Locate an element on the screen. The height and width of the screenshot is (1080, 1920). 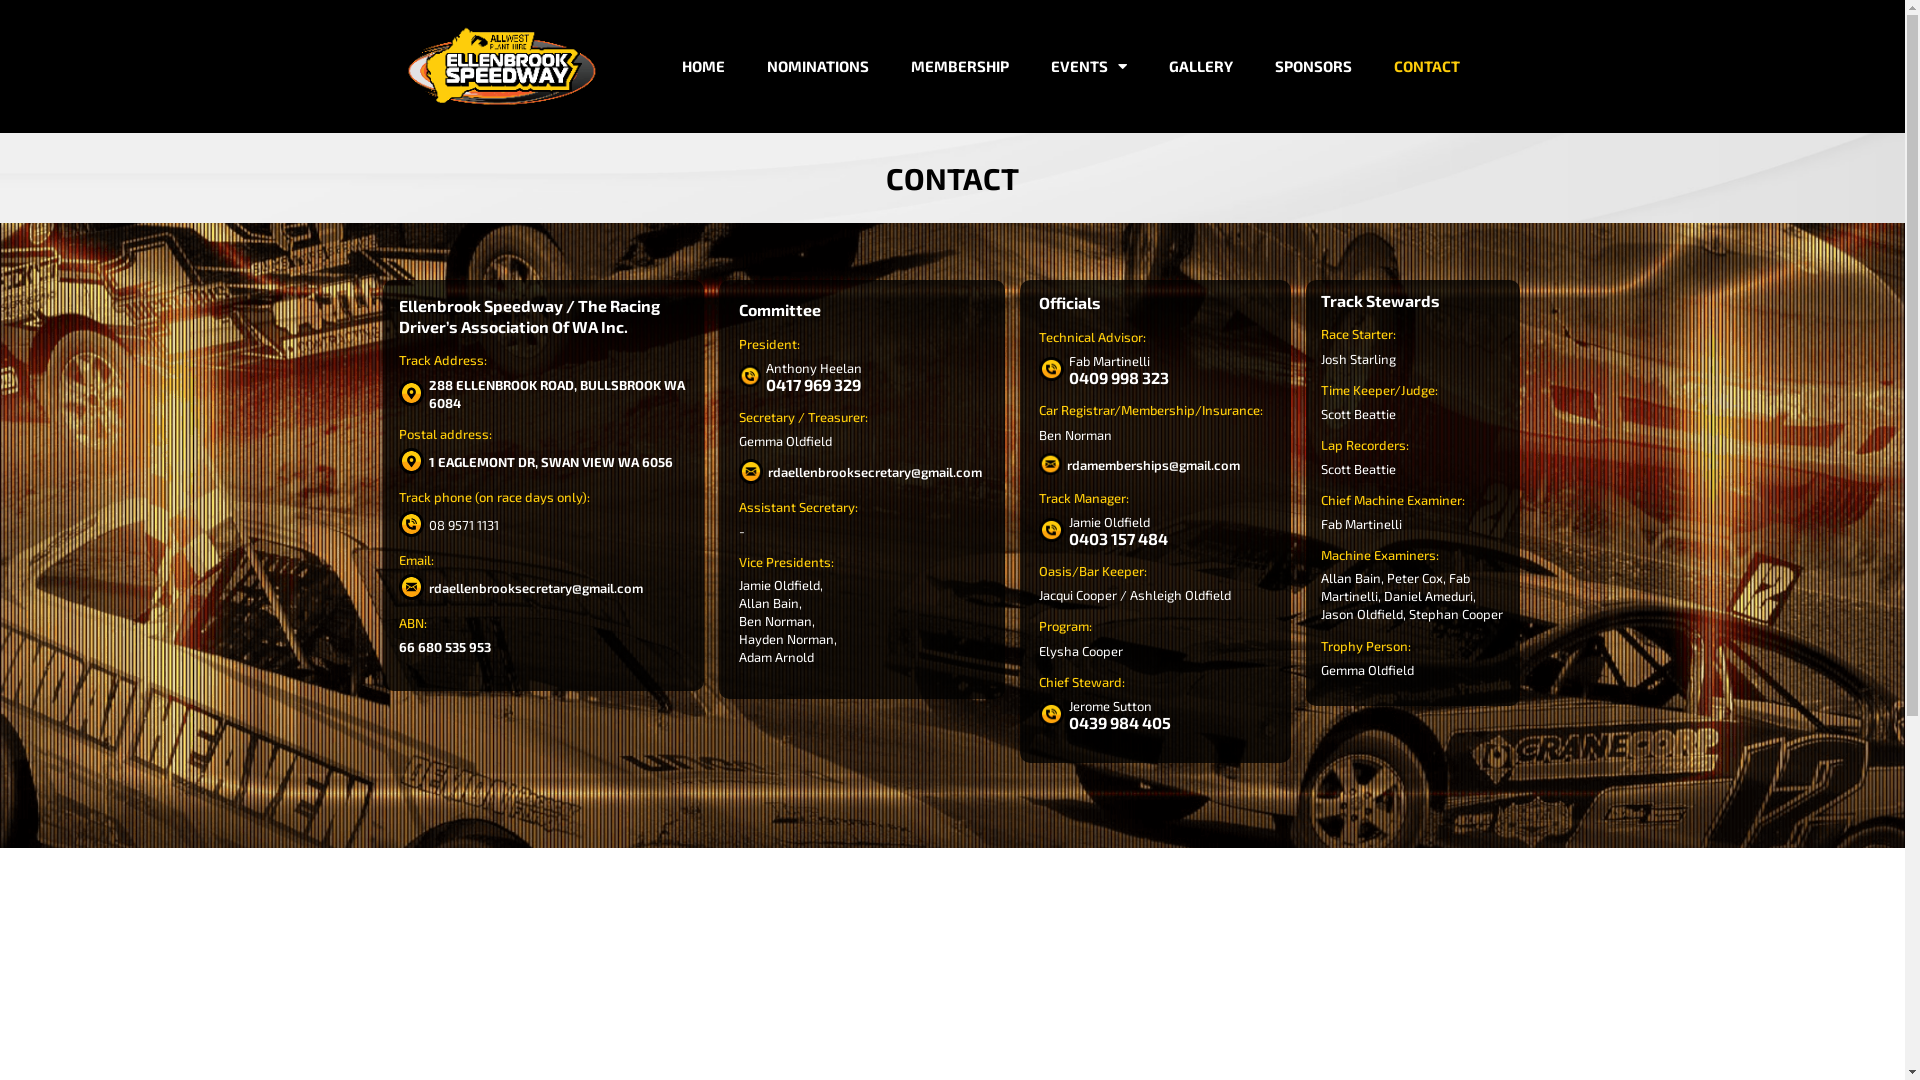
'EVENTS' is located at coordinates (1088, 65).